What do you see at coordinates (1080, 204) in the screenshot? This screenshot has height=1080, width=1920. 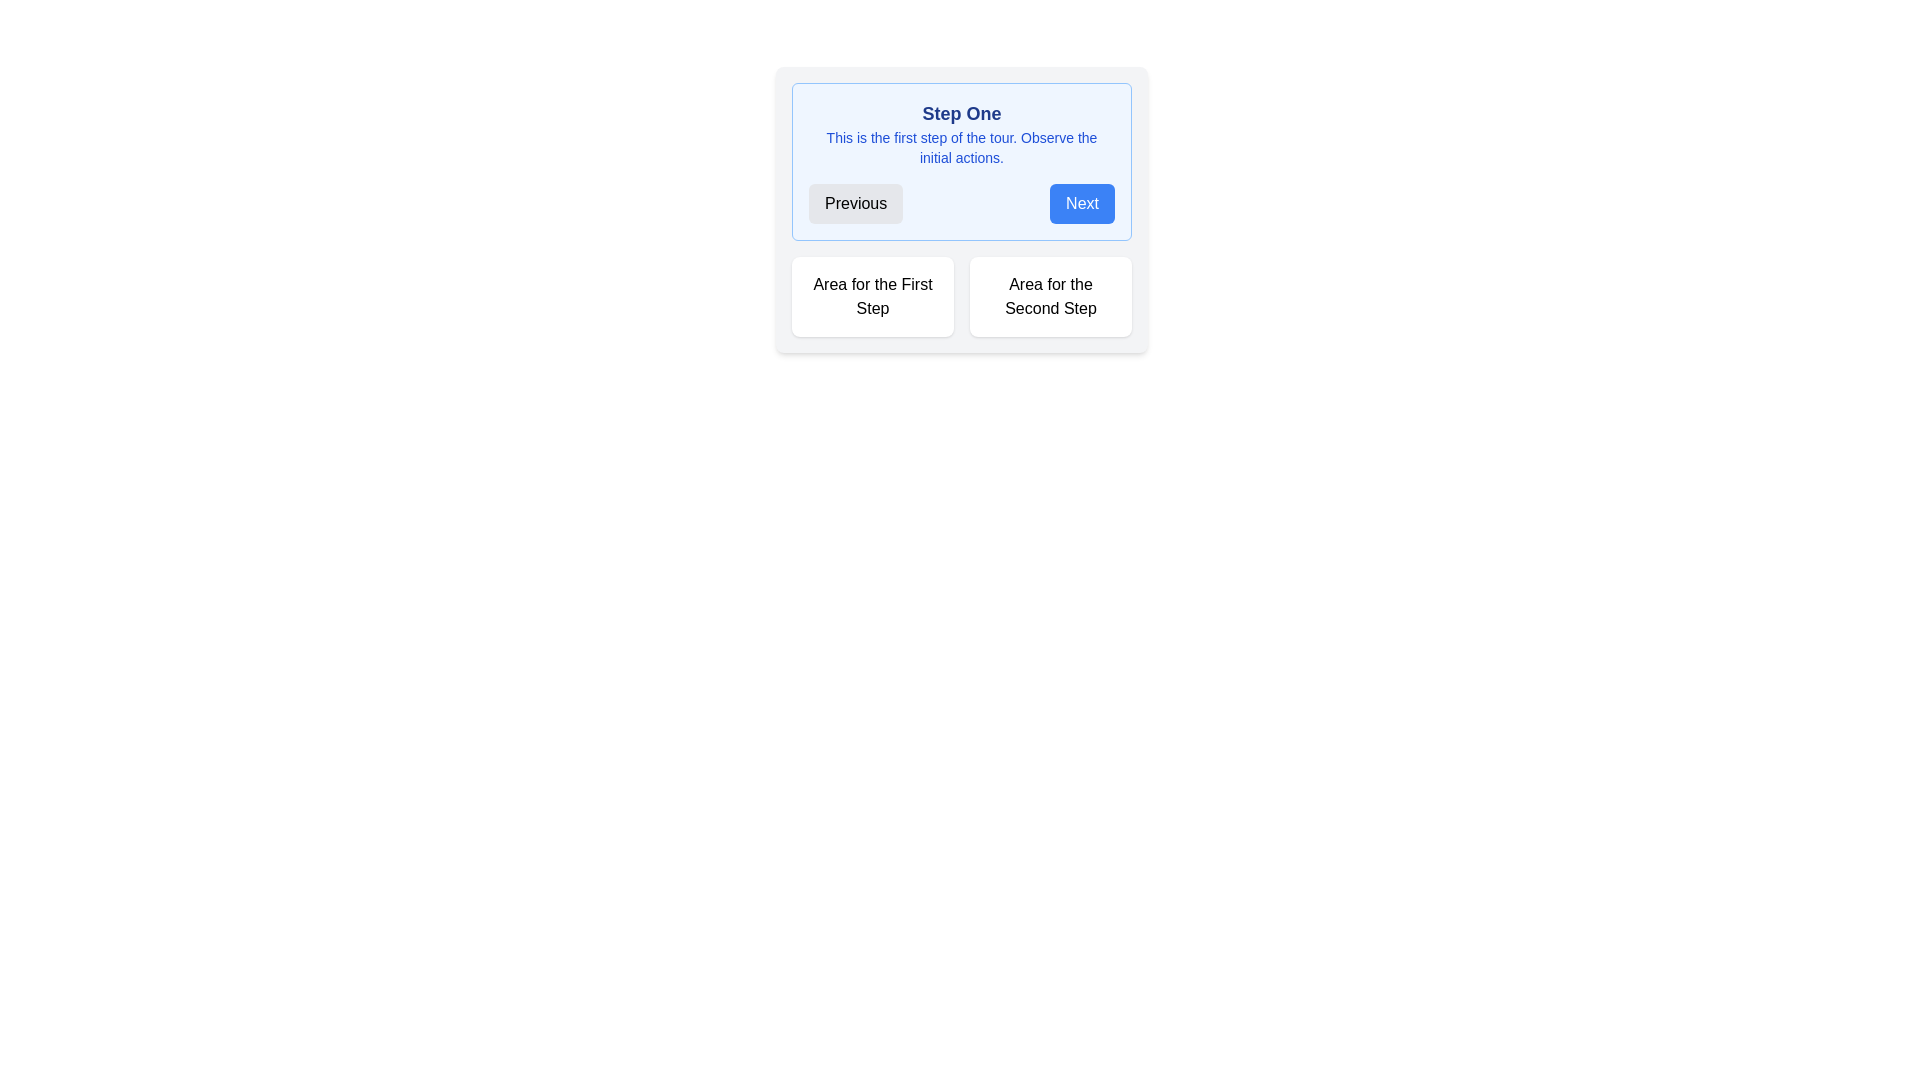 I see `the 'Next' button, a rectangular button with a blue background and white text, to proceed to the next step in the guidance UI` at bounding box center [1080, 204].